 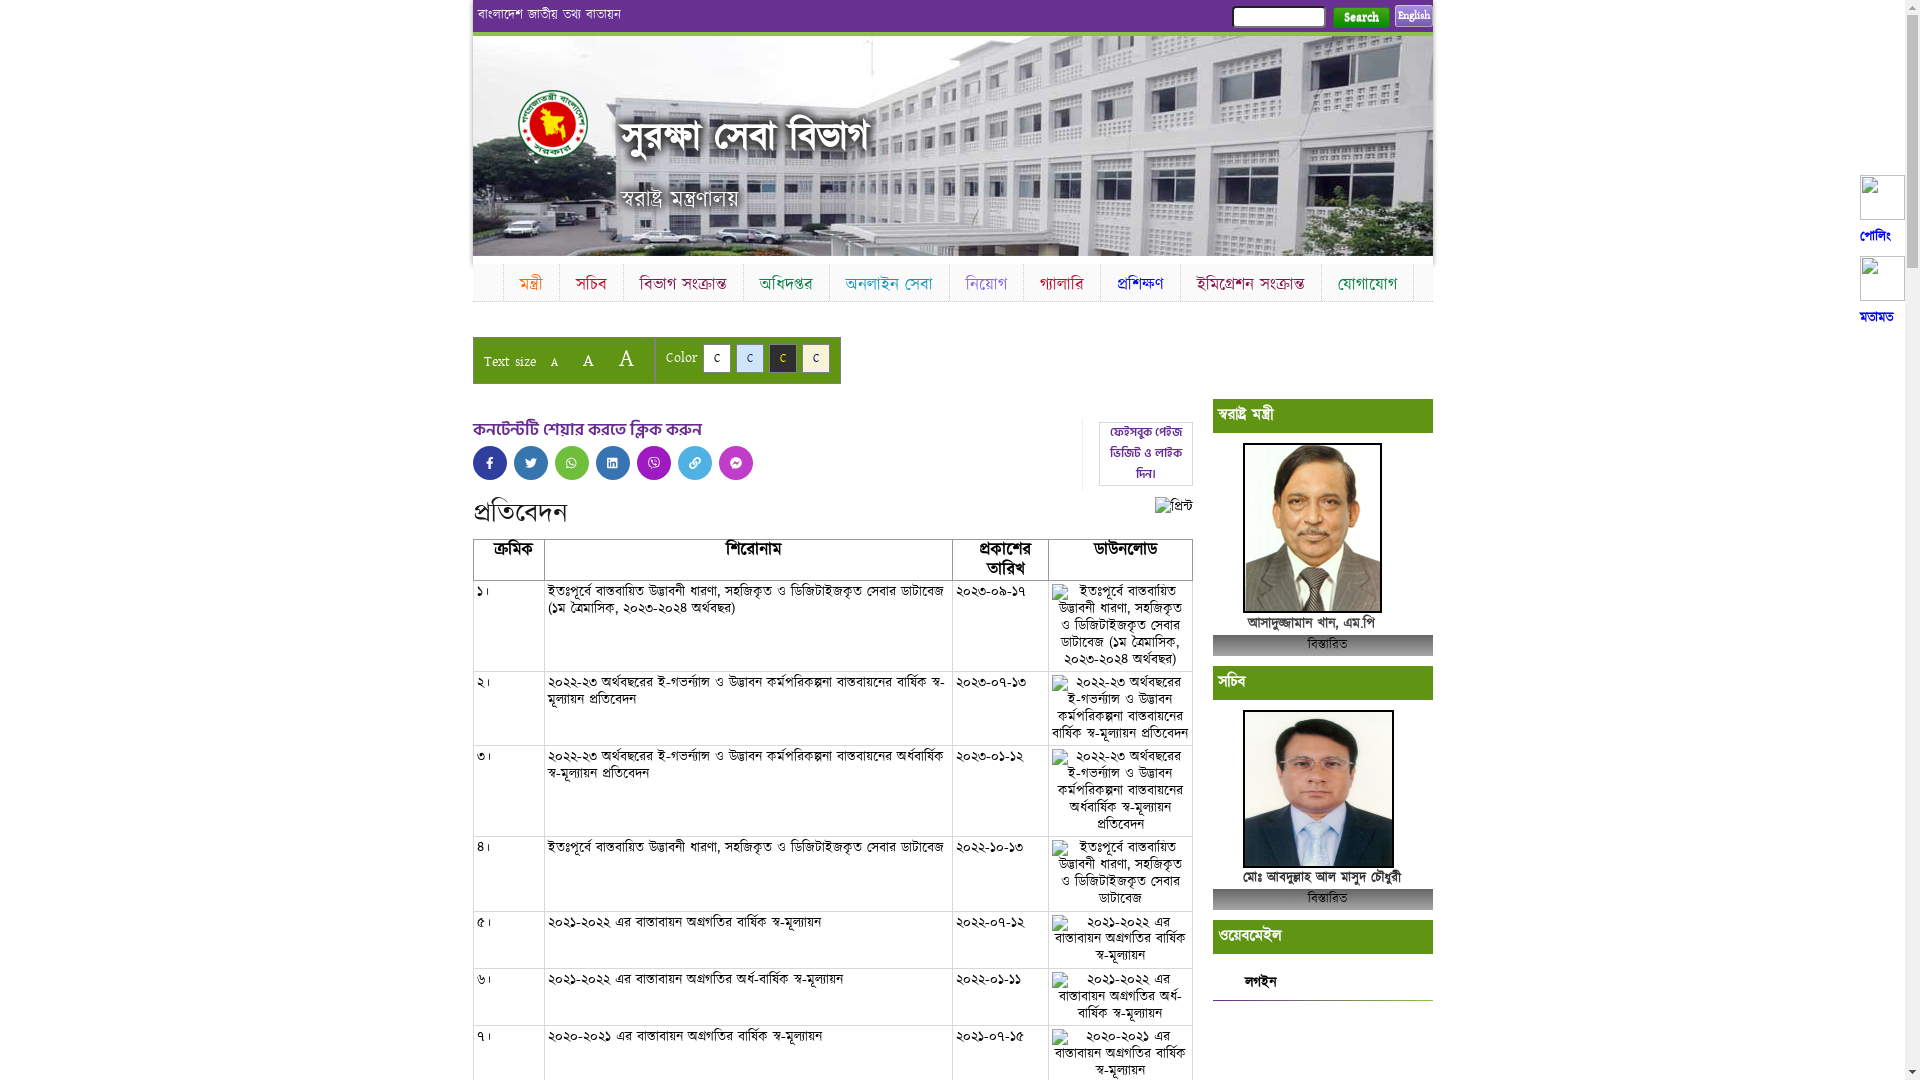 I want to click on 'Home', so click(x=486, y=280).